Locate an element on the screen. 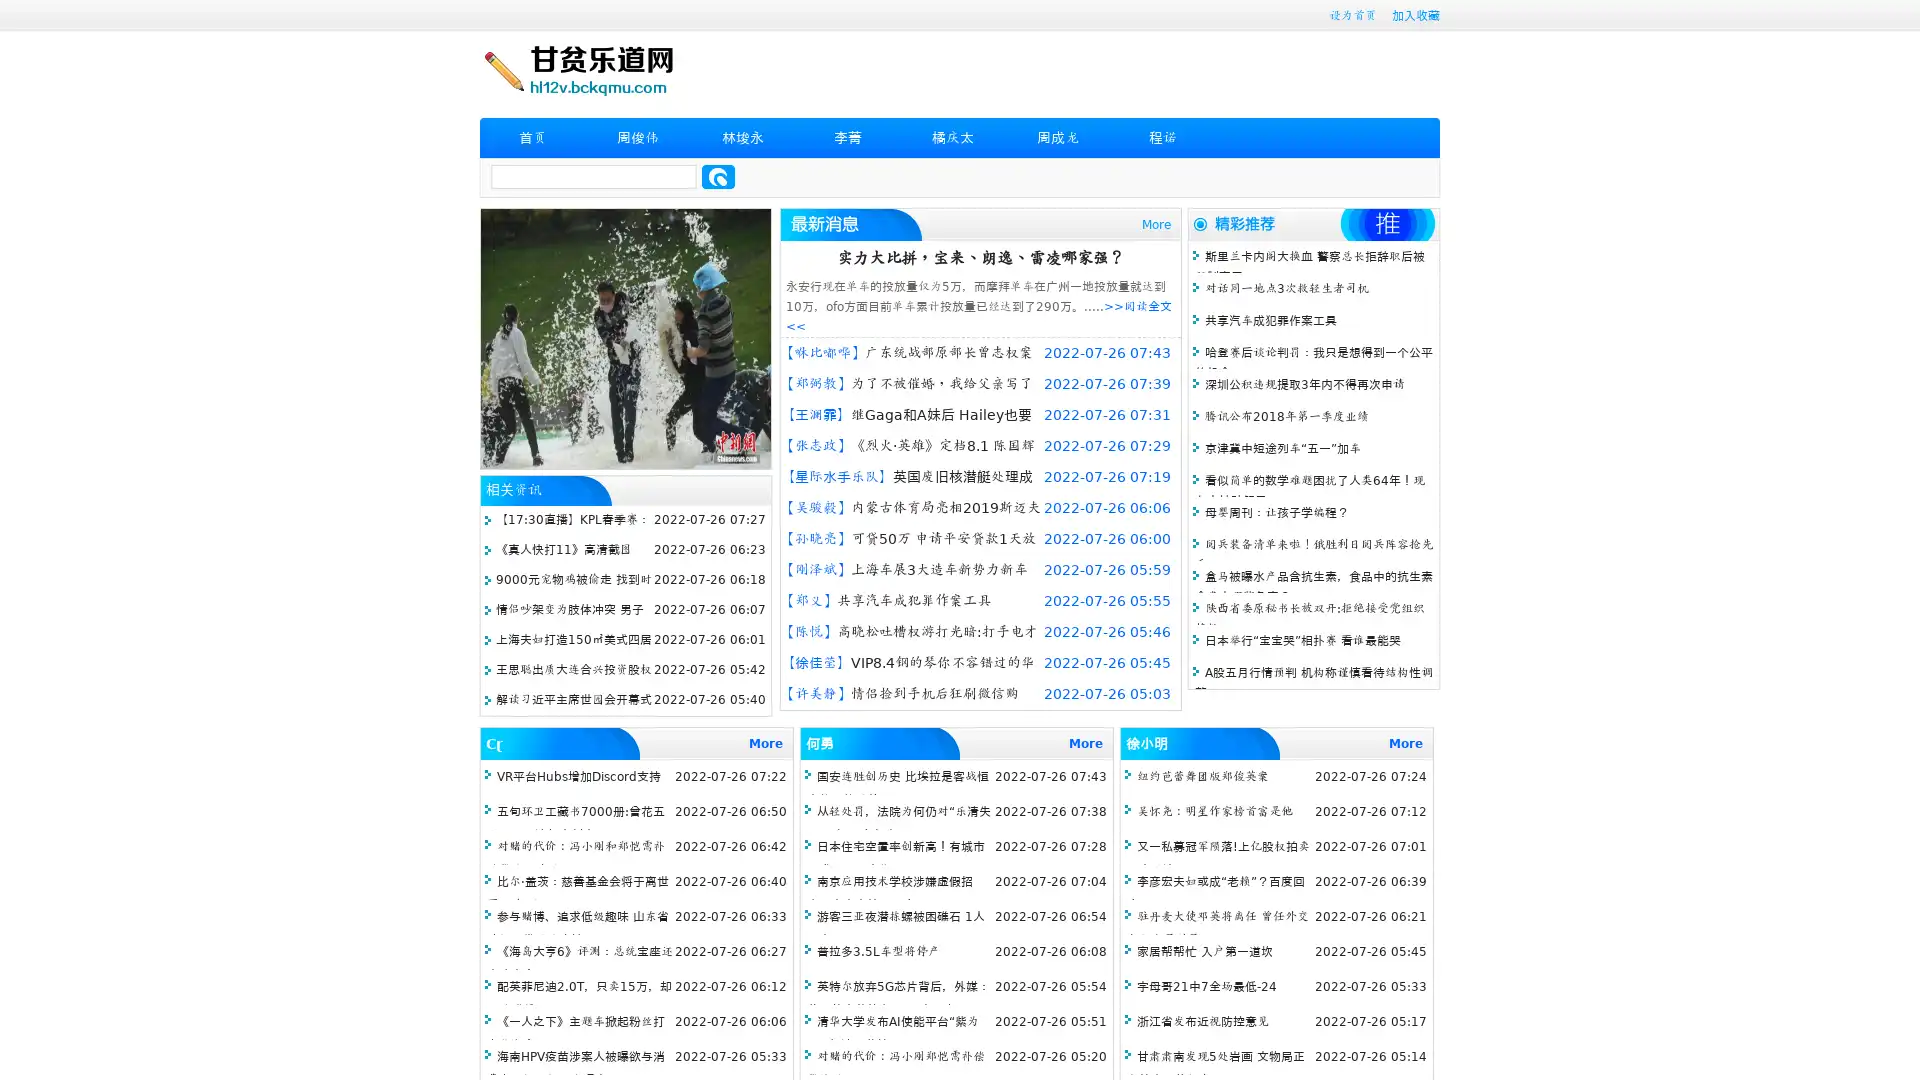 This screenshot has width=1920, height=1080. Search is located at coordinates (718, 176).